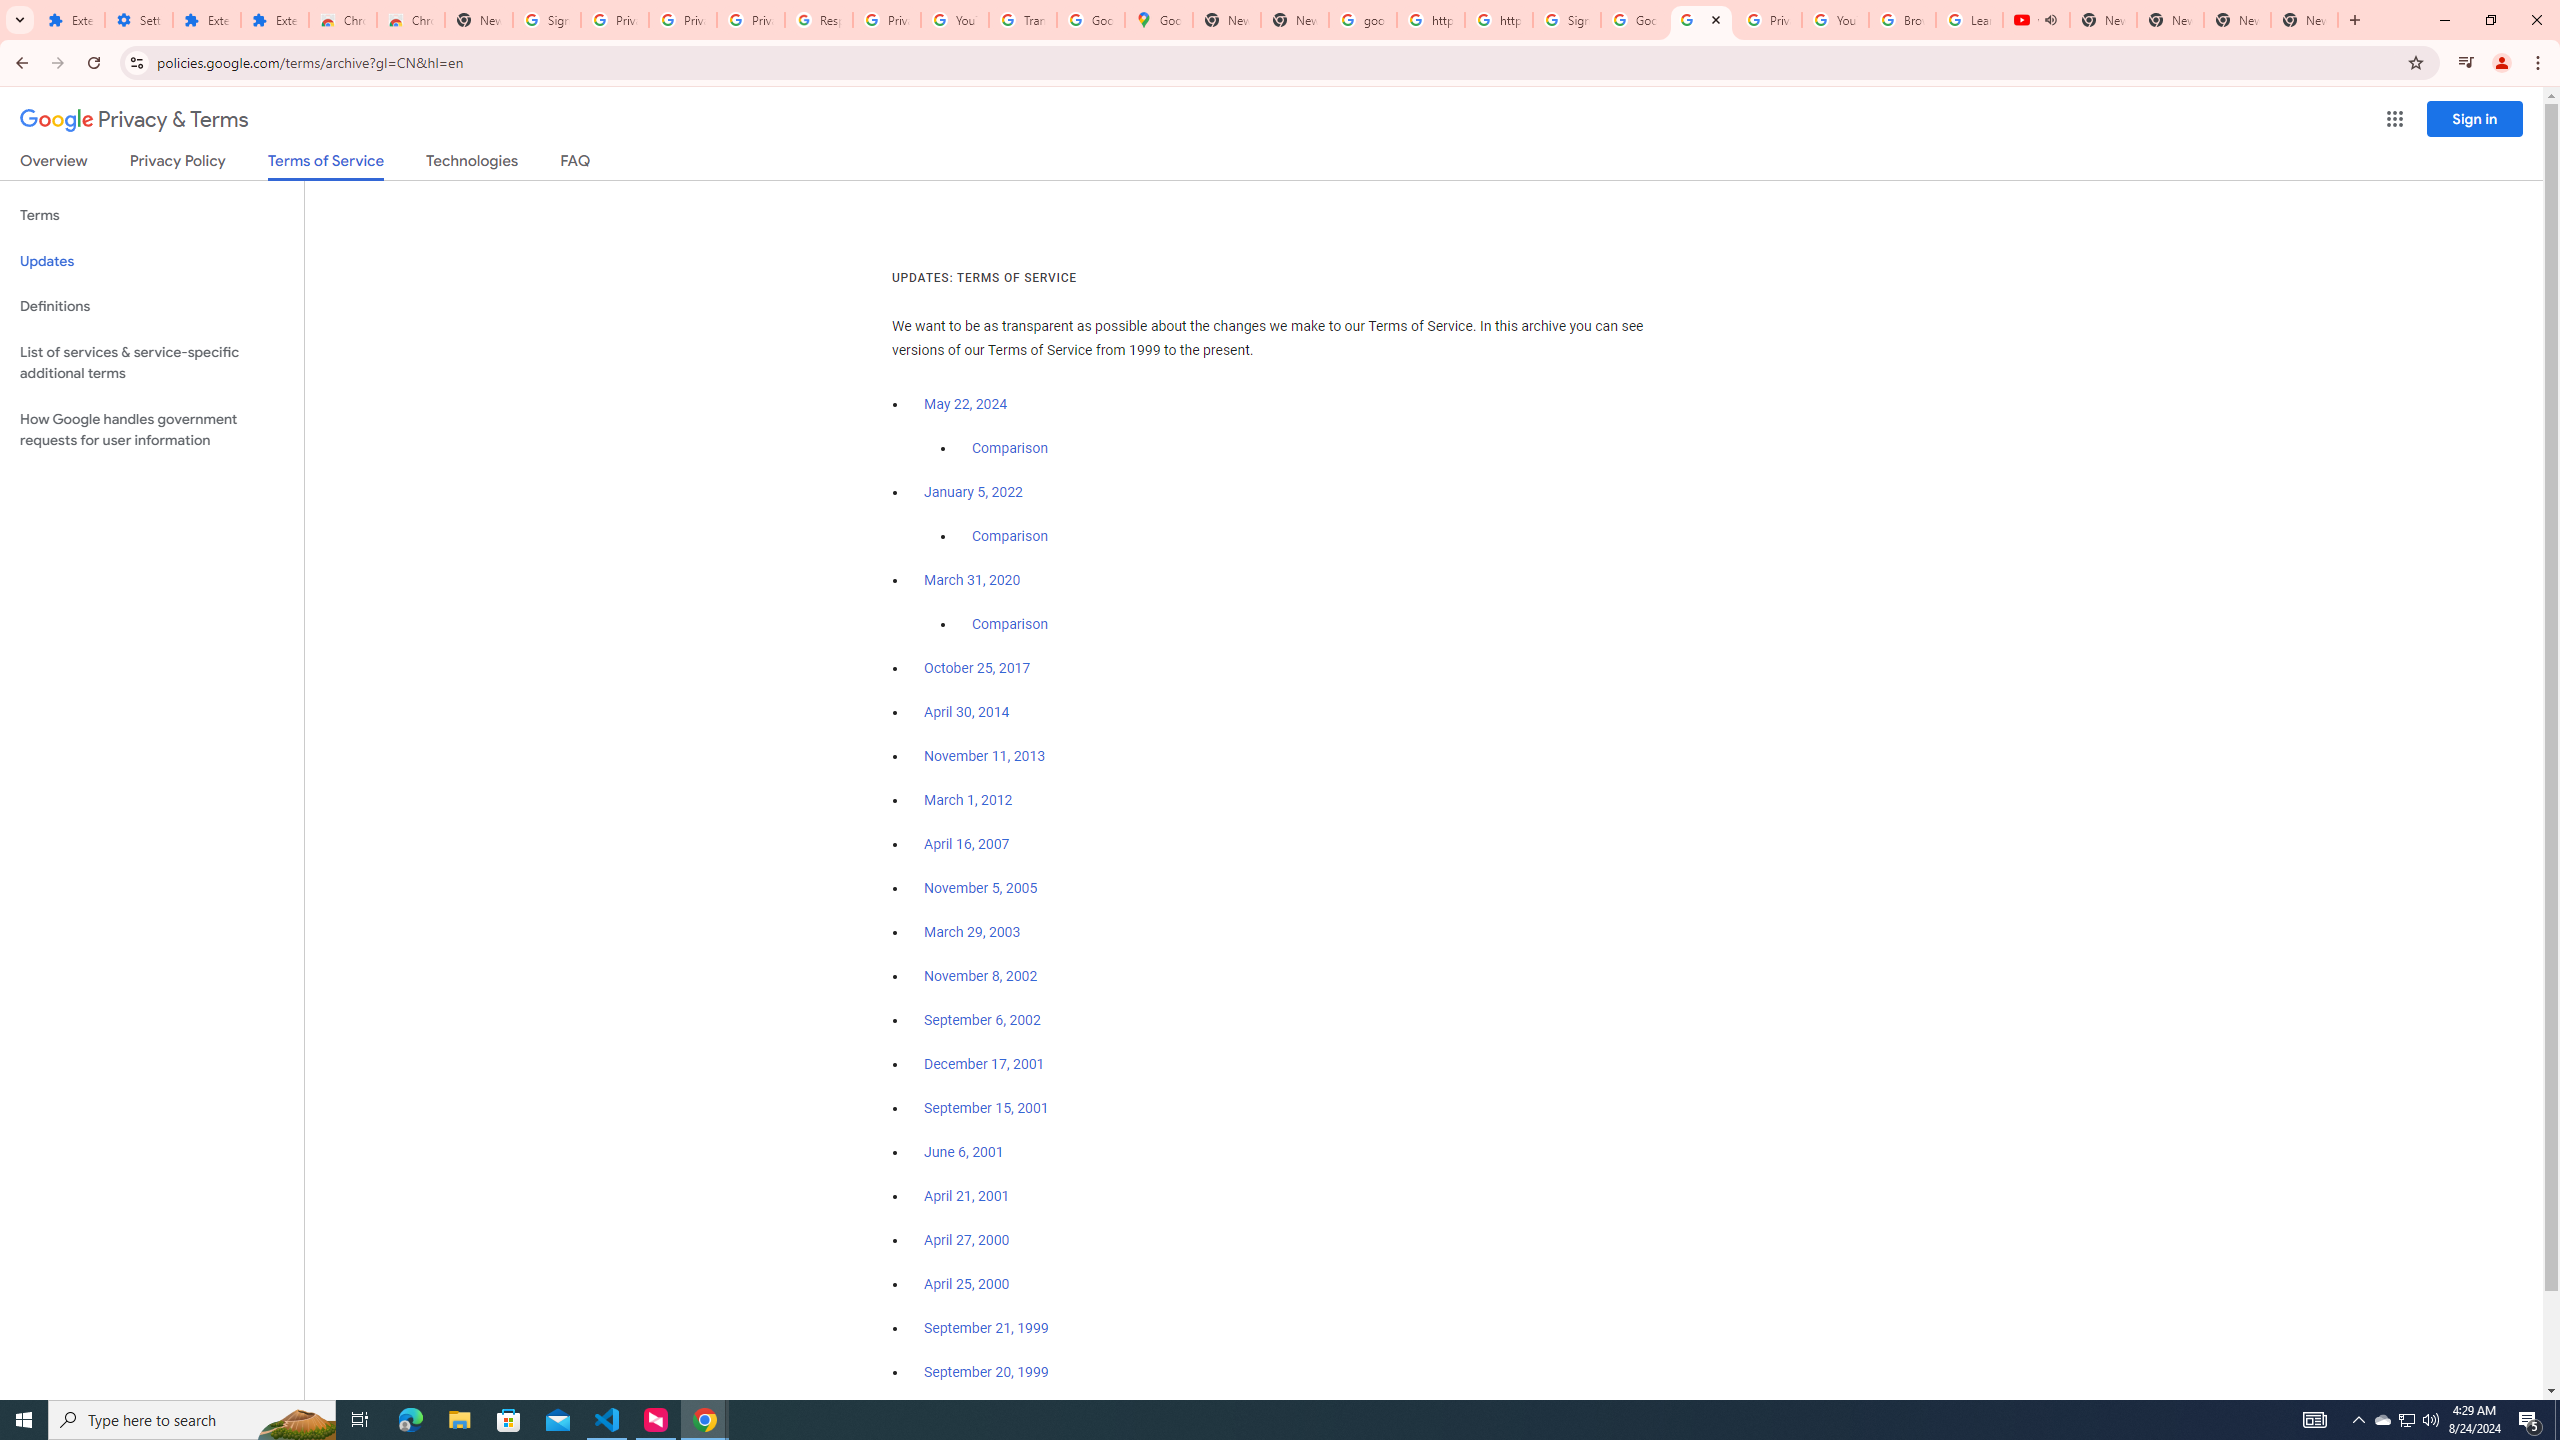 The width and height of the screenshot is (2560, 1440). What do you see at coordinates (1834, 19) in the screenshot?
I see `'YouTube'` at bounding box center [1834, 19].